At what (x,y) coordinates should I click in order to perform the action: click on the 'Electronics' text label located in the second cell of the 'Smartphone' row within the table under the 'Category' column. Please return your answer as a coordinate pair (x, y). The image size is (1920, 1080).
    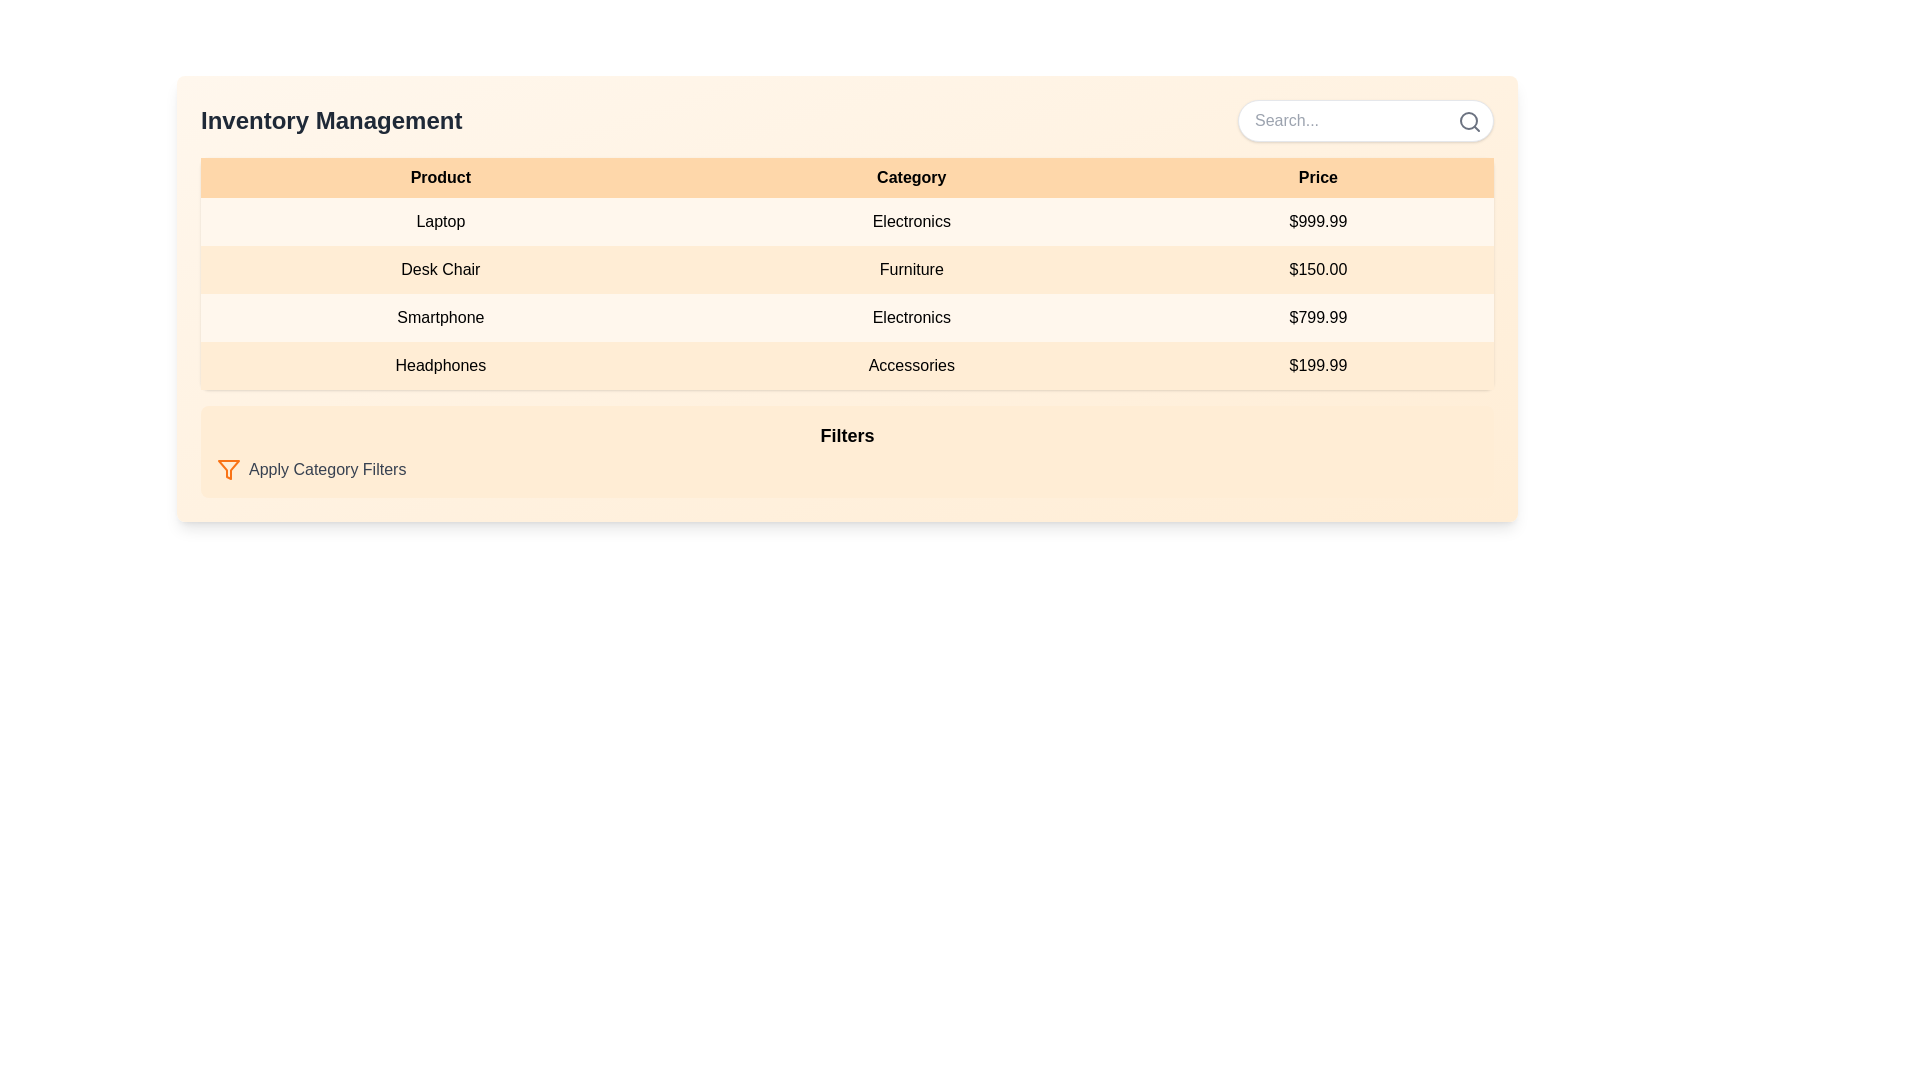
    Looking at the image, I should click on (910, 316).